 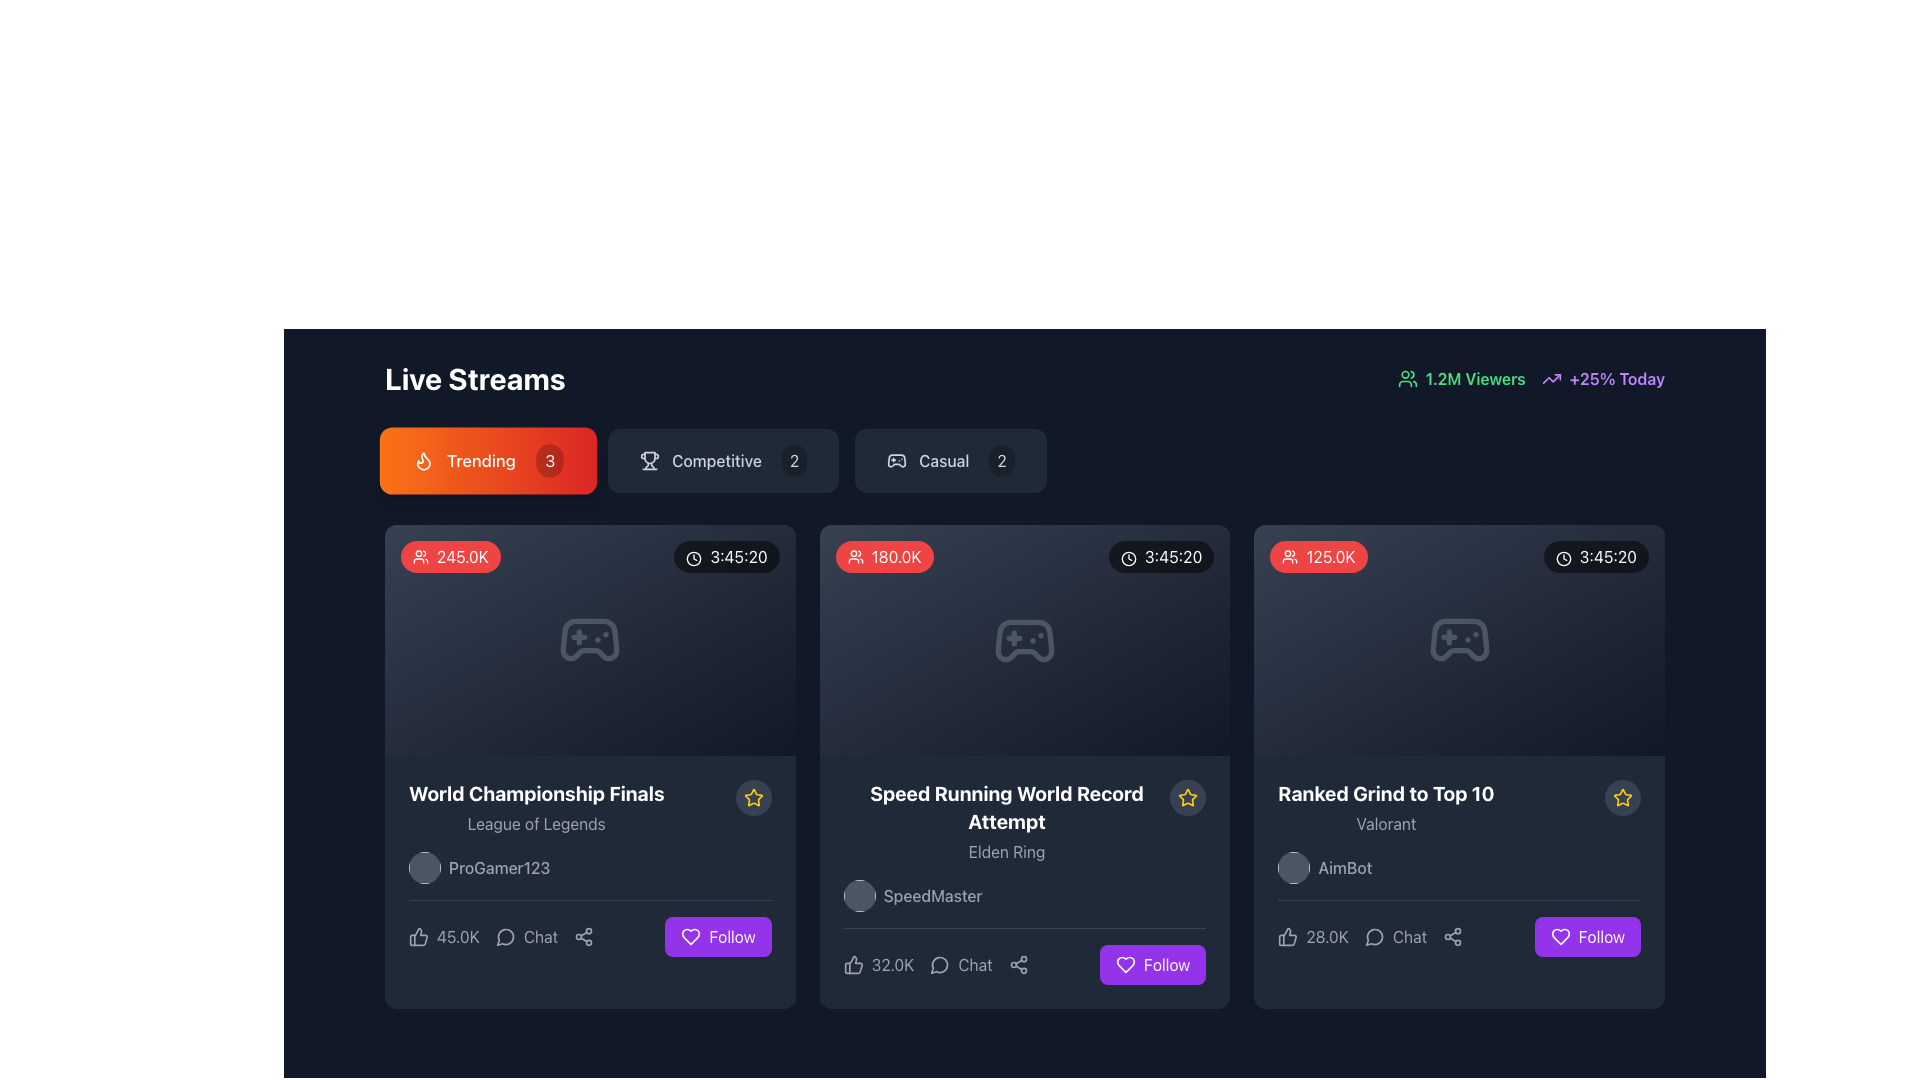 What do you see at coordinates (1024, 640) in the screenshot?
I see `the Decorative icon of the game controller located in the 'Speed Running World Record Attempt' tile, which is the second item in the top row of live stream options` at bounding box center [1024, 640].